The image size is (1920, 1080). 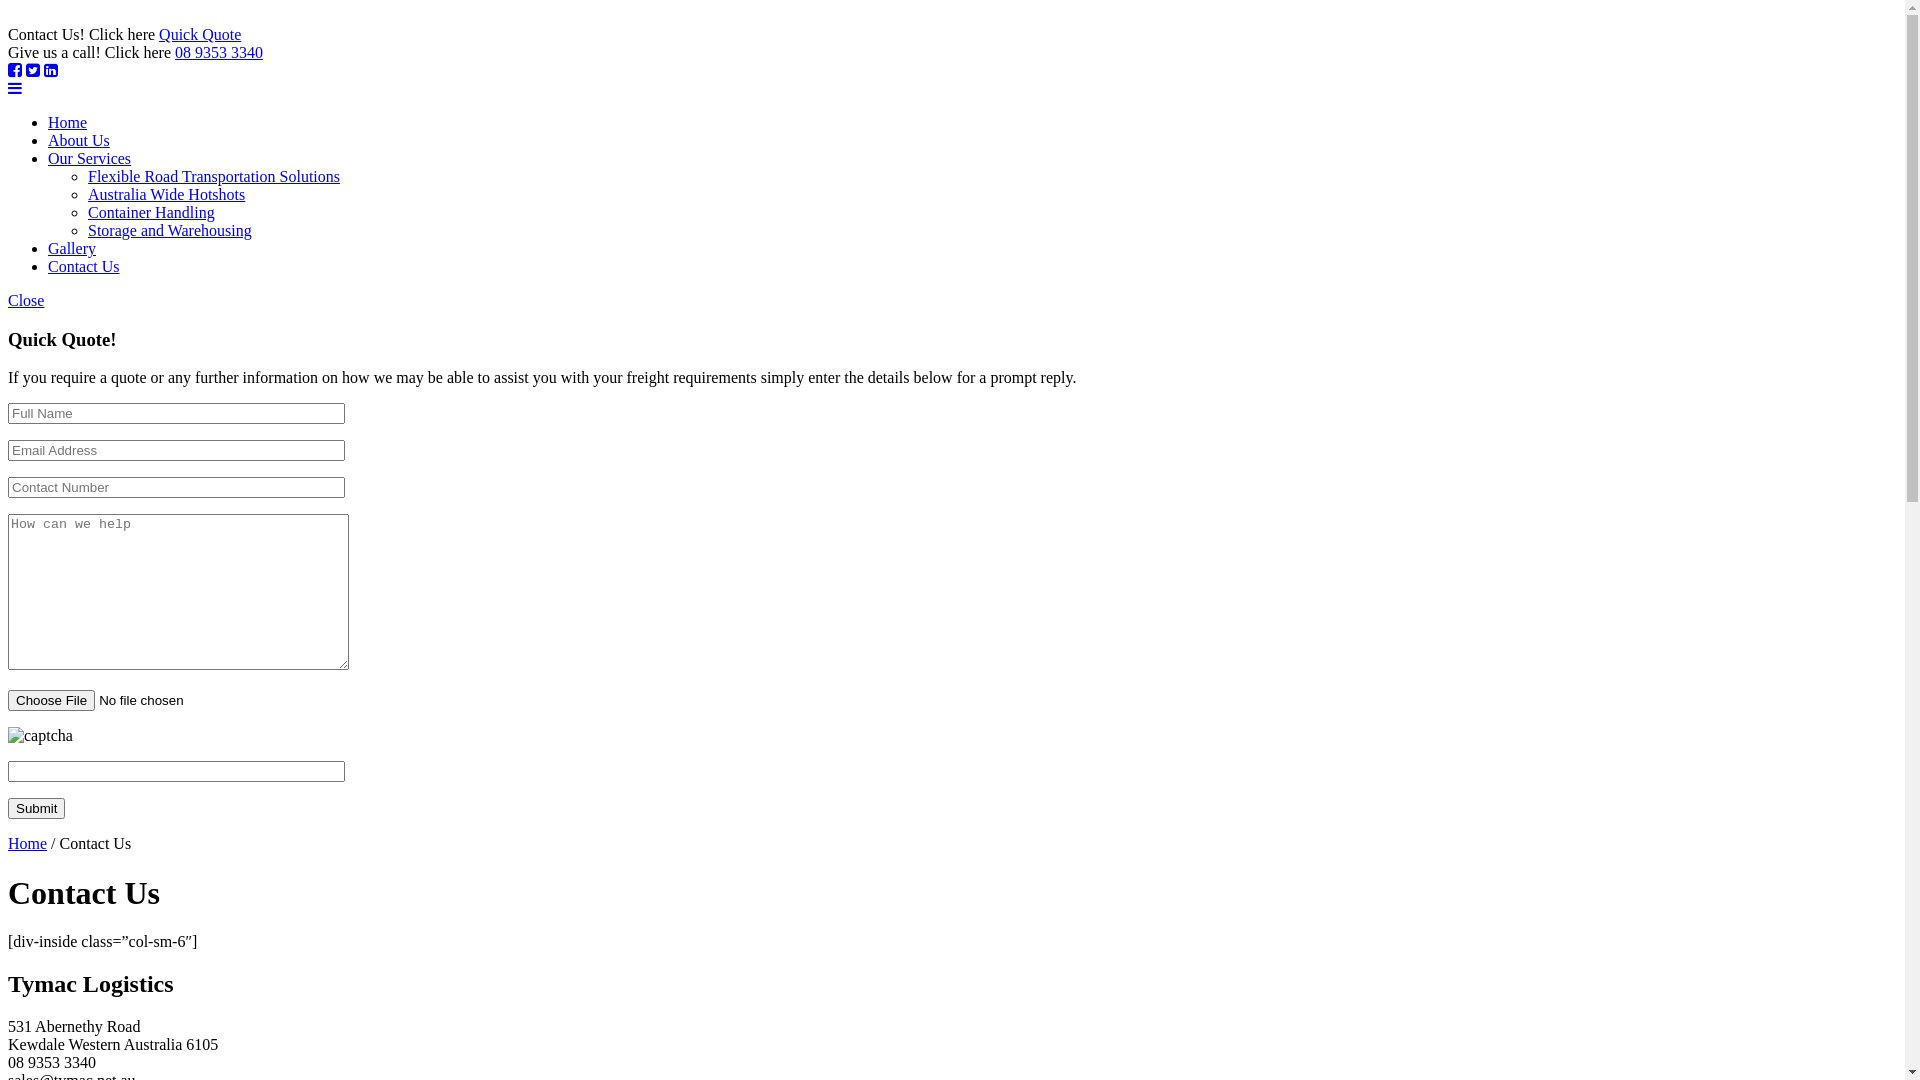 What do you see at coordinates (25, 300) in the screenshot?
I see `'Close'` at bounding box center [25, 300].